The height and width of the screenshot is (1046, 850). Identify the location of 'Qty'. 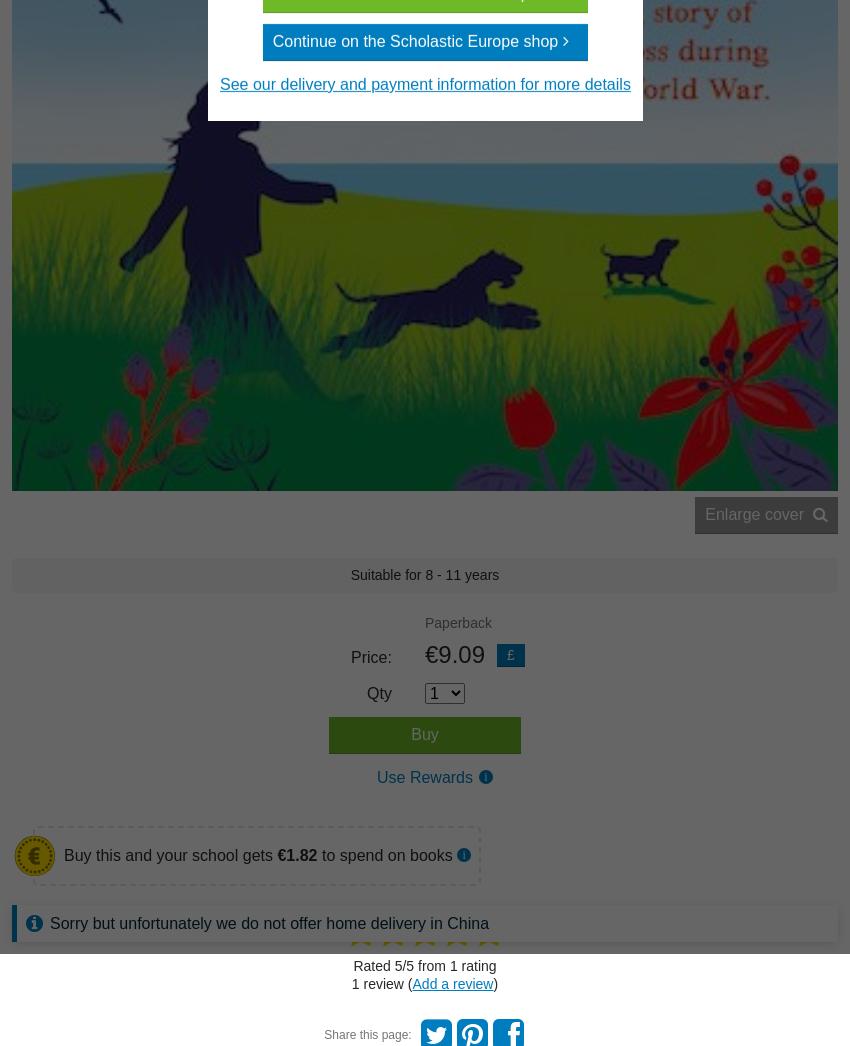
(378, 693).